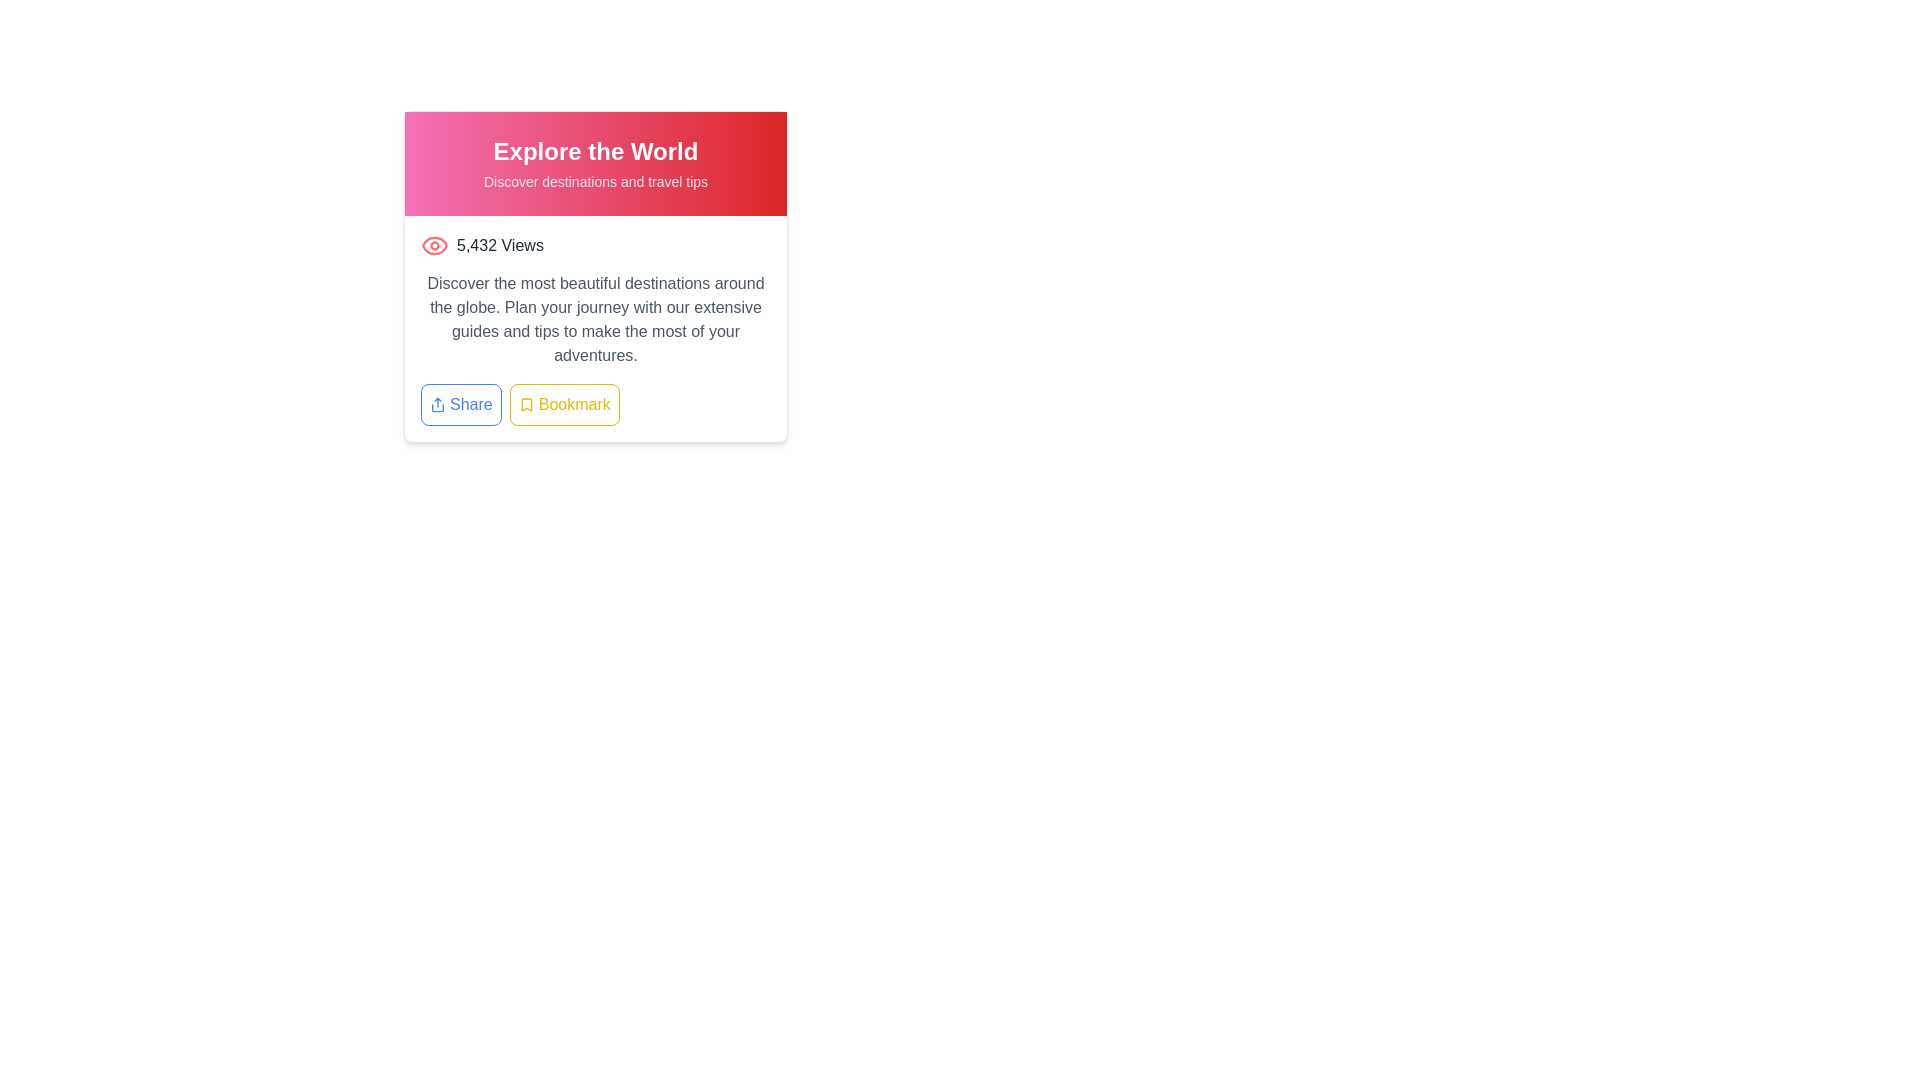  Describe the element at coordinates (434, 244) in the screenshot. I see `the outer oval structure of the eye icon` at that location.